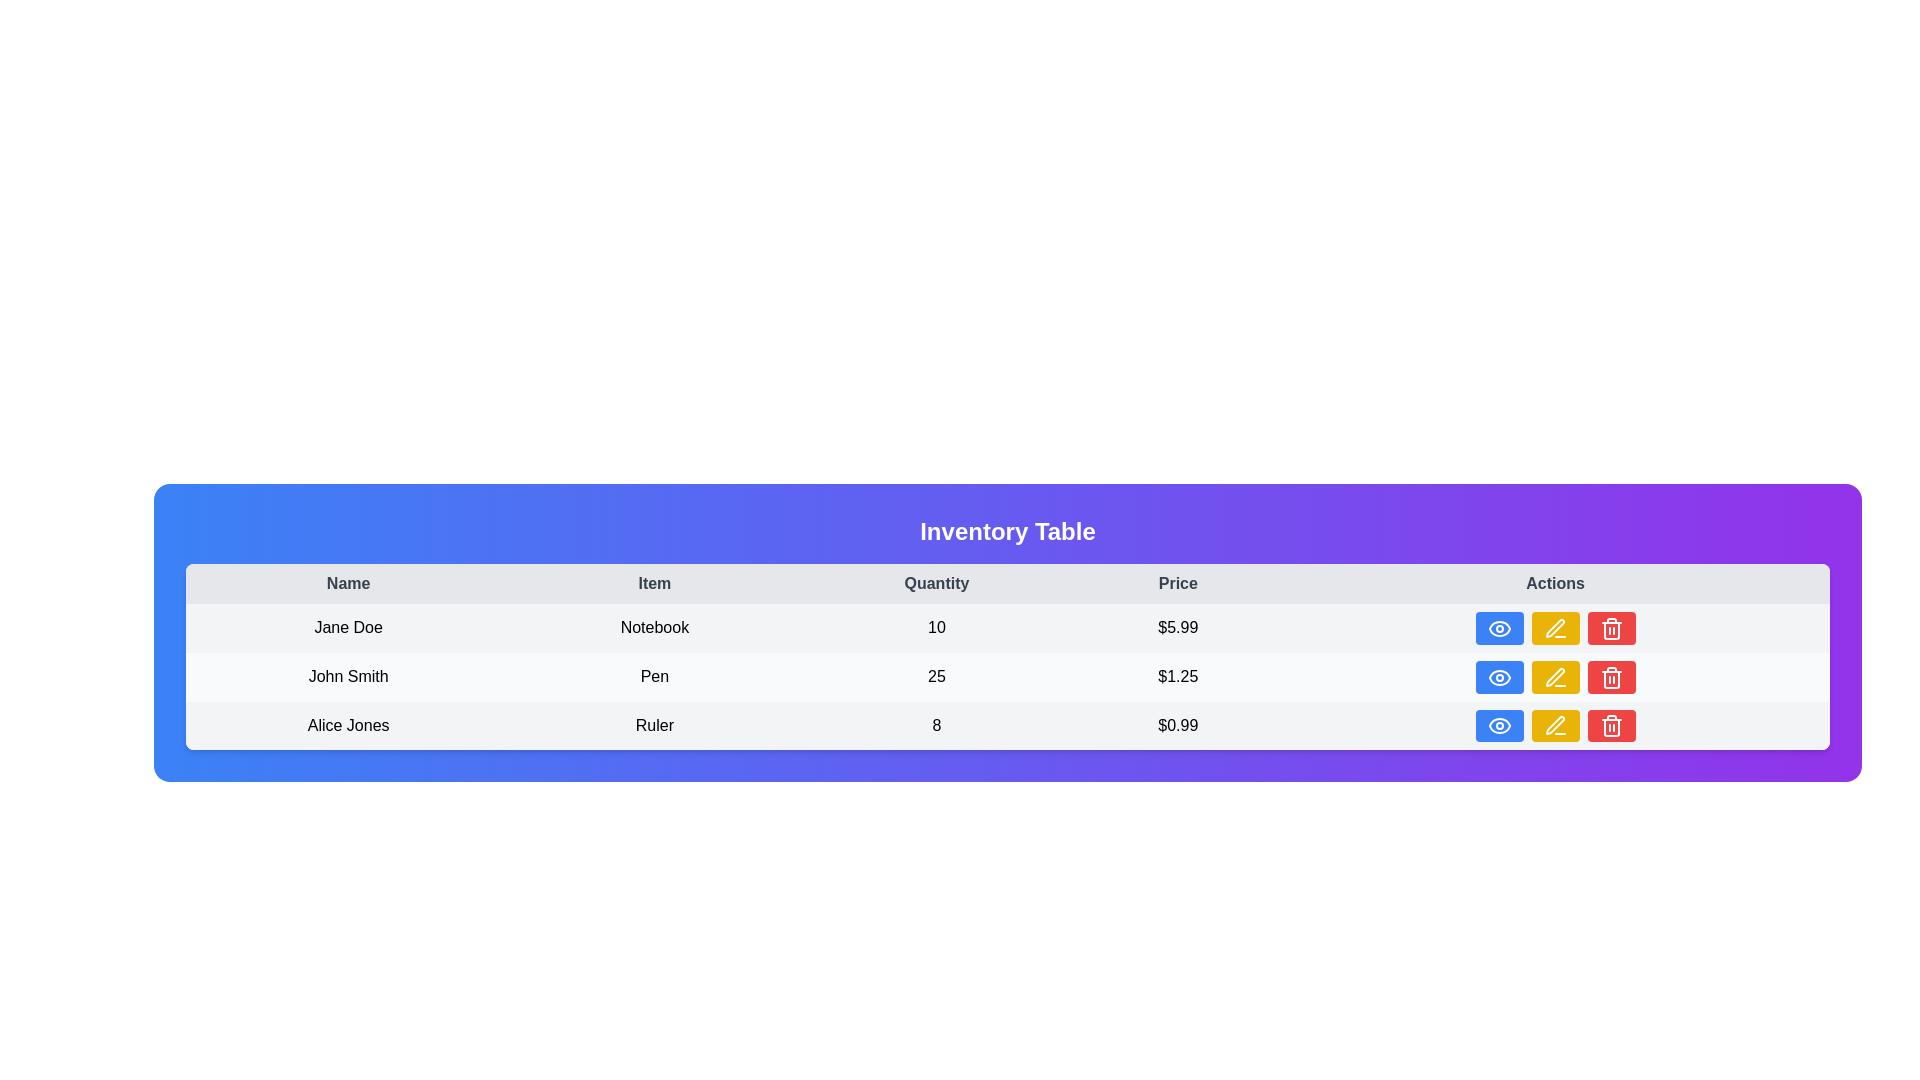 This screenshot has height=1080, width=1920. What do you see at coordinates (1611, 627) in the screenshot?
I see `the delete button located on the rightmost side of the third row in the 'Actions' column of the table` at bounding box center [1611, 627].